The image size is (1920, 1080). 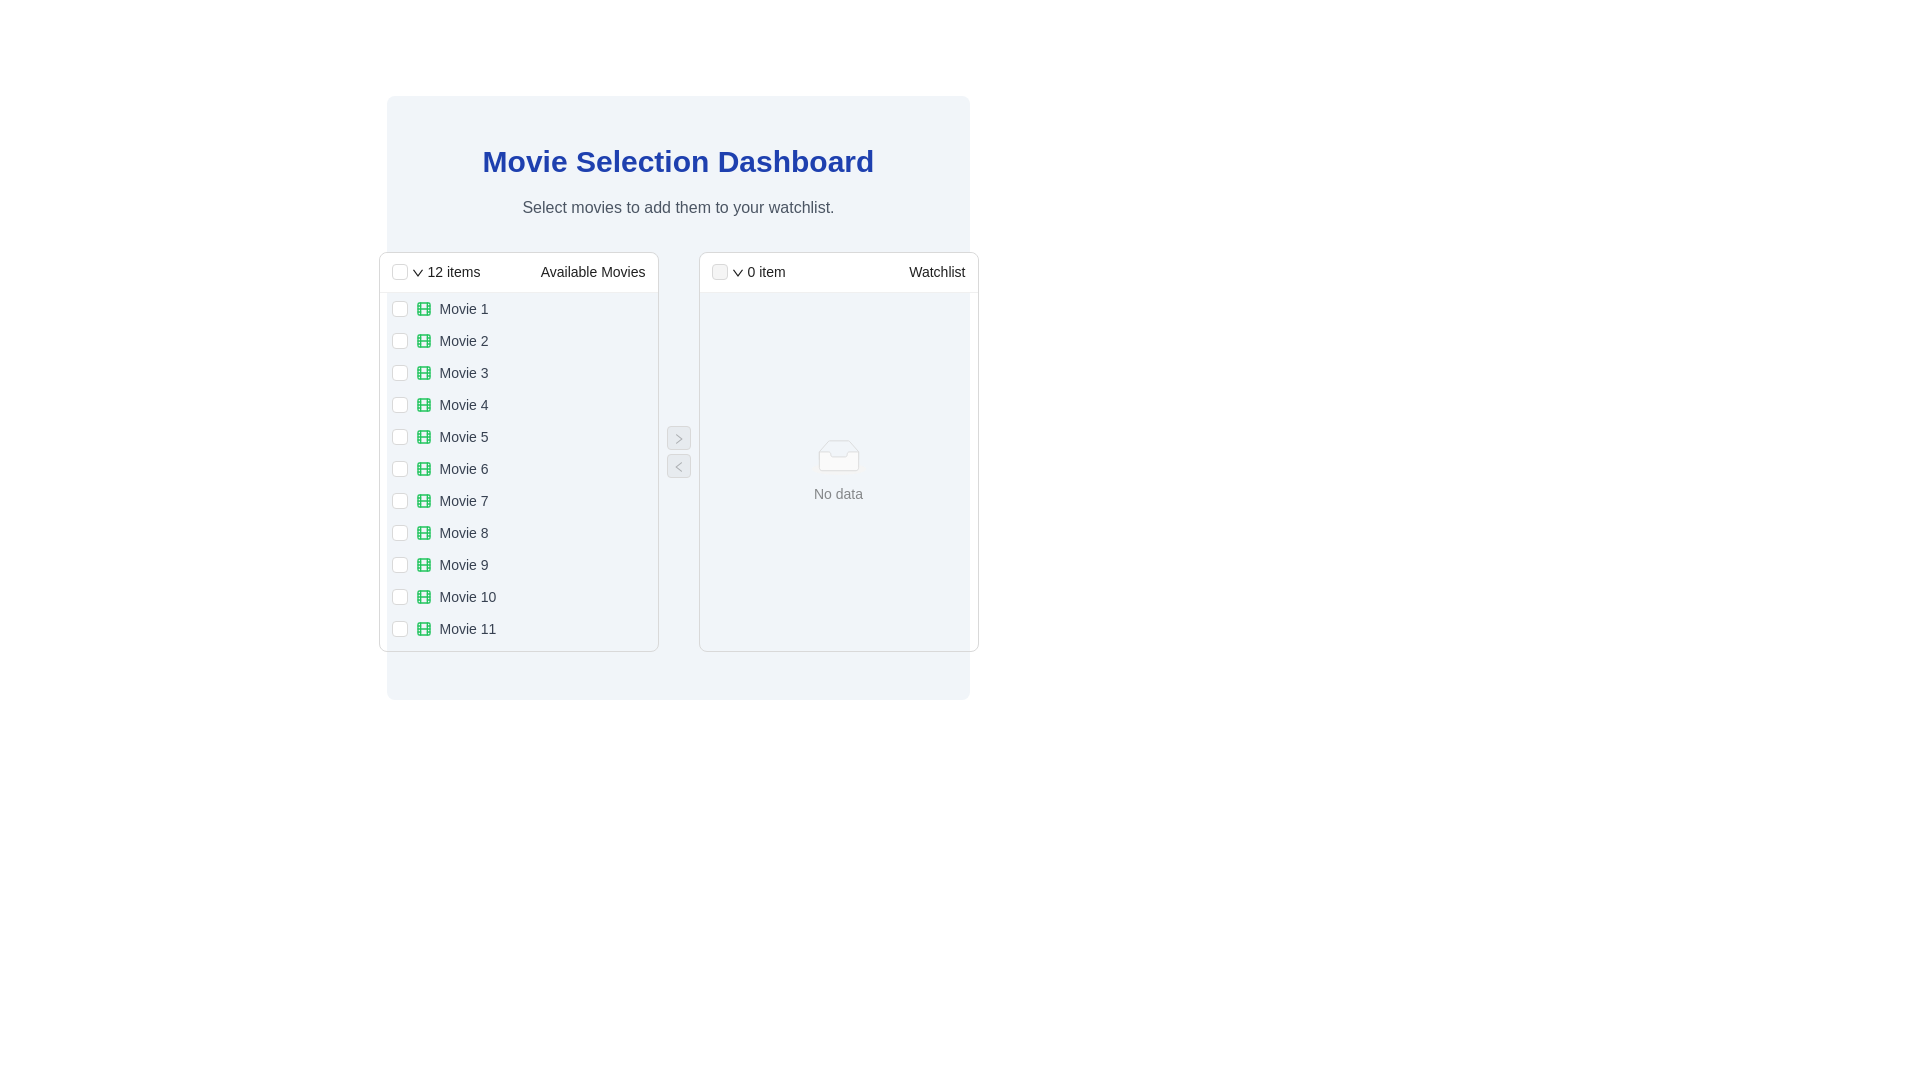 I want to click on the checkbox of the selectable movie option for 'Movie 2' in the list of available movies, so click(x=518, y=339).